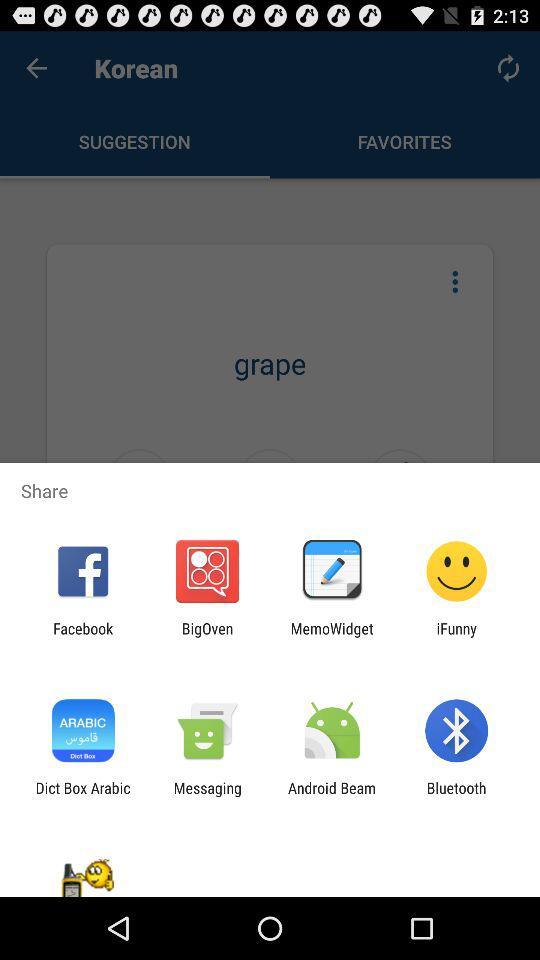  Describe the element at coordinates (206, 796) in the screenshot. I see `the messaging app` at that location.